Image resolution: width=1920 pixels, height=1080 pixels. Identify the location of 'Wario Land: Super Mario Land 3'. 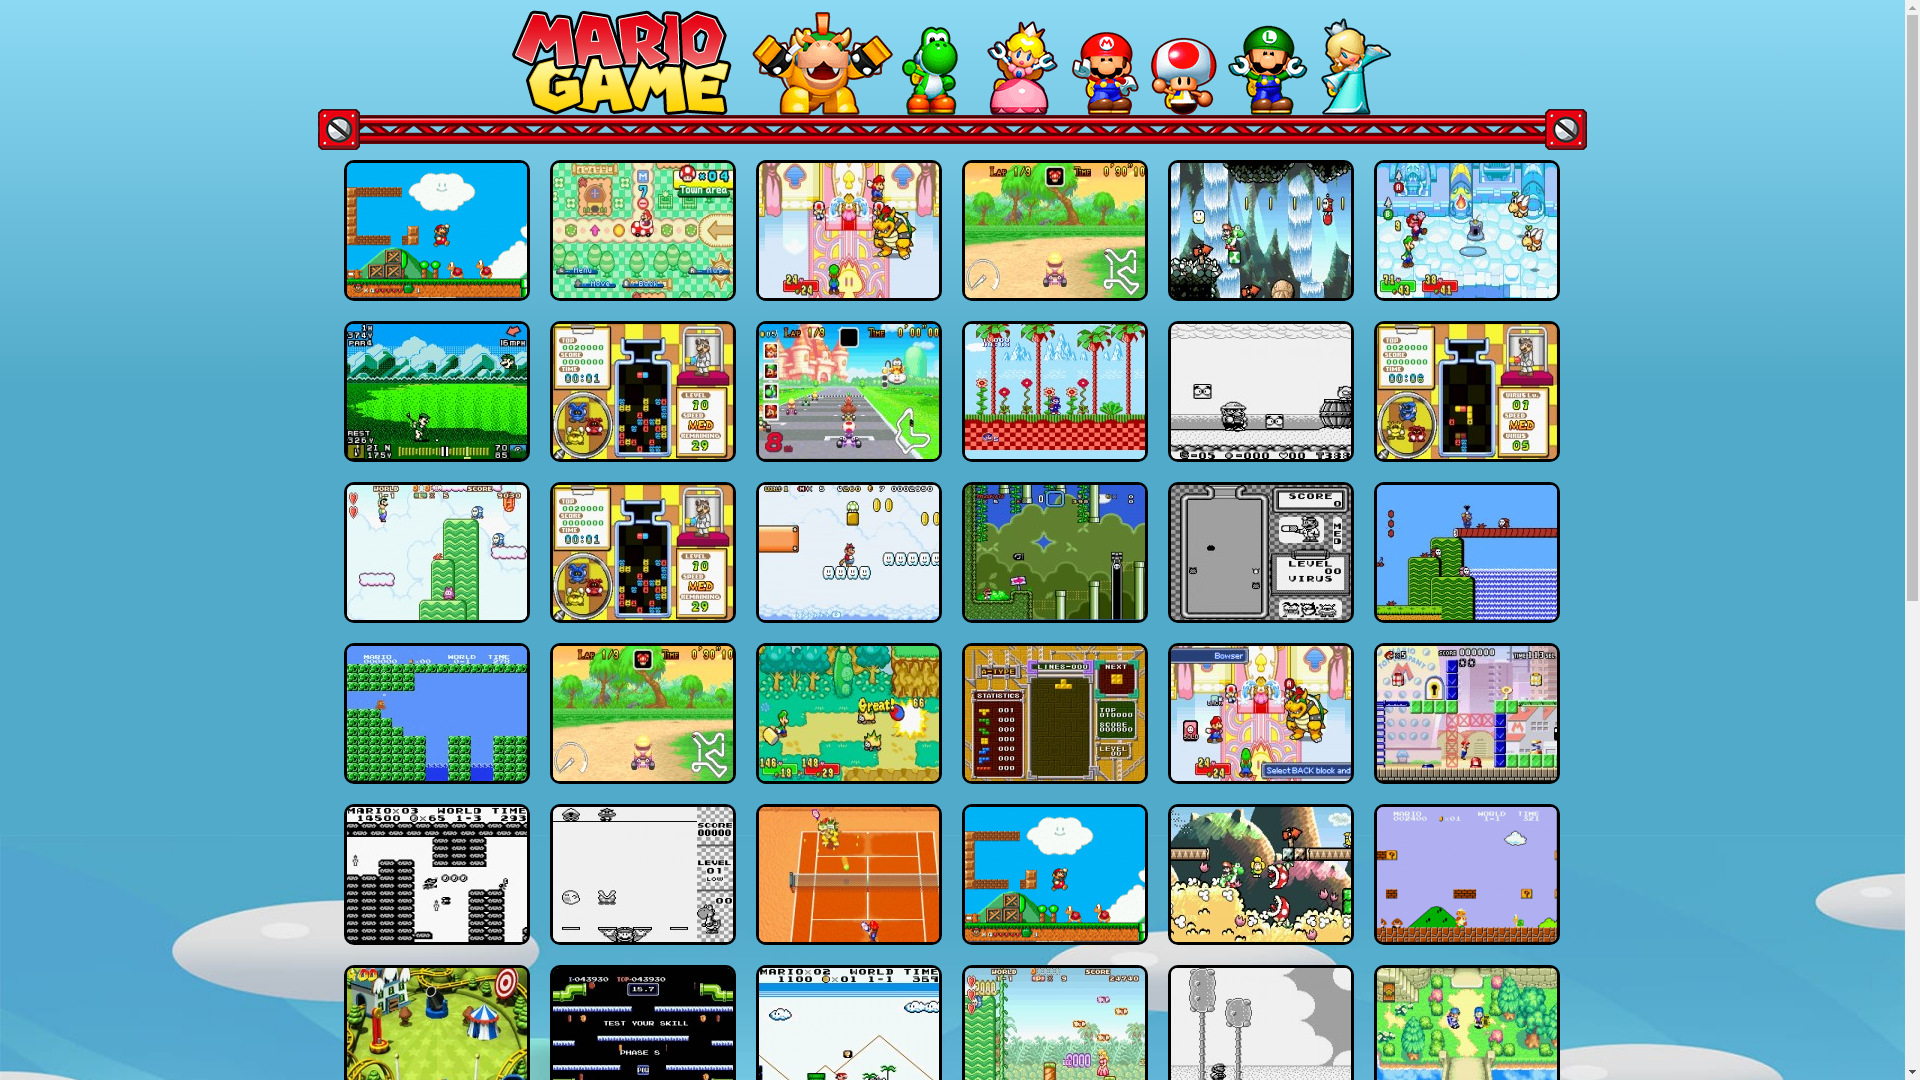
(1260, 389).